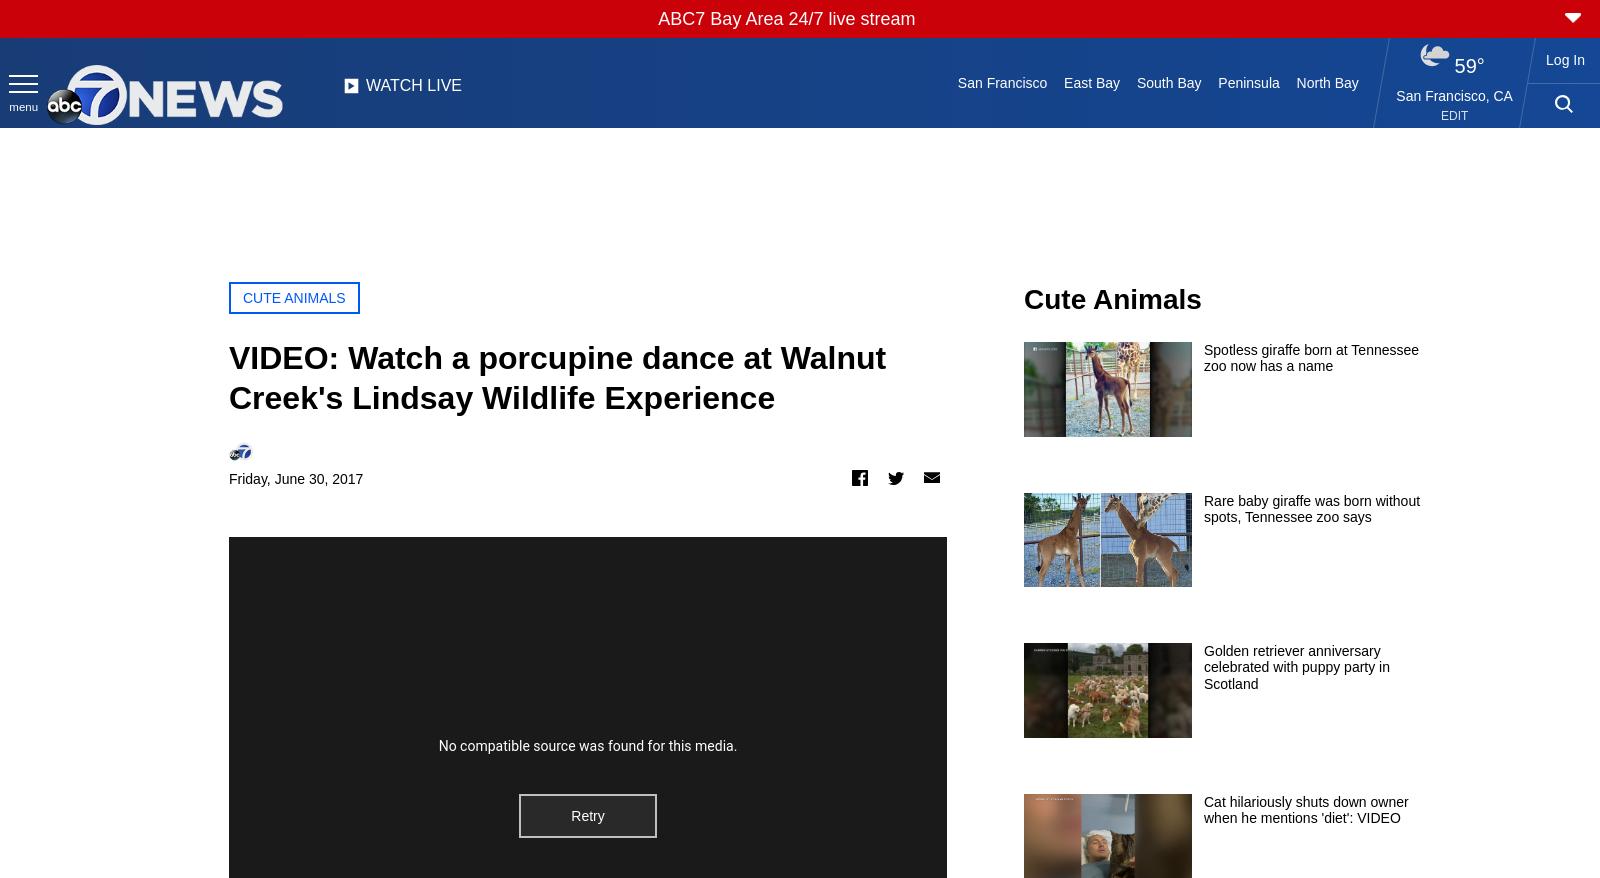  What do you see at coordinates (1468, 66) in the screenshot?
I see `'59°'` at bounding box center [1468, 66].